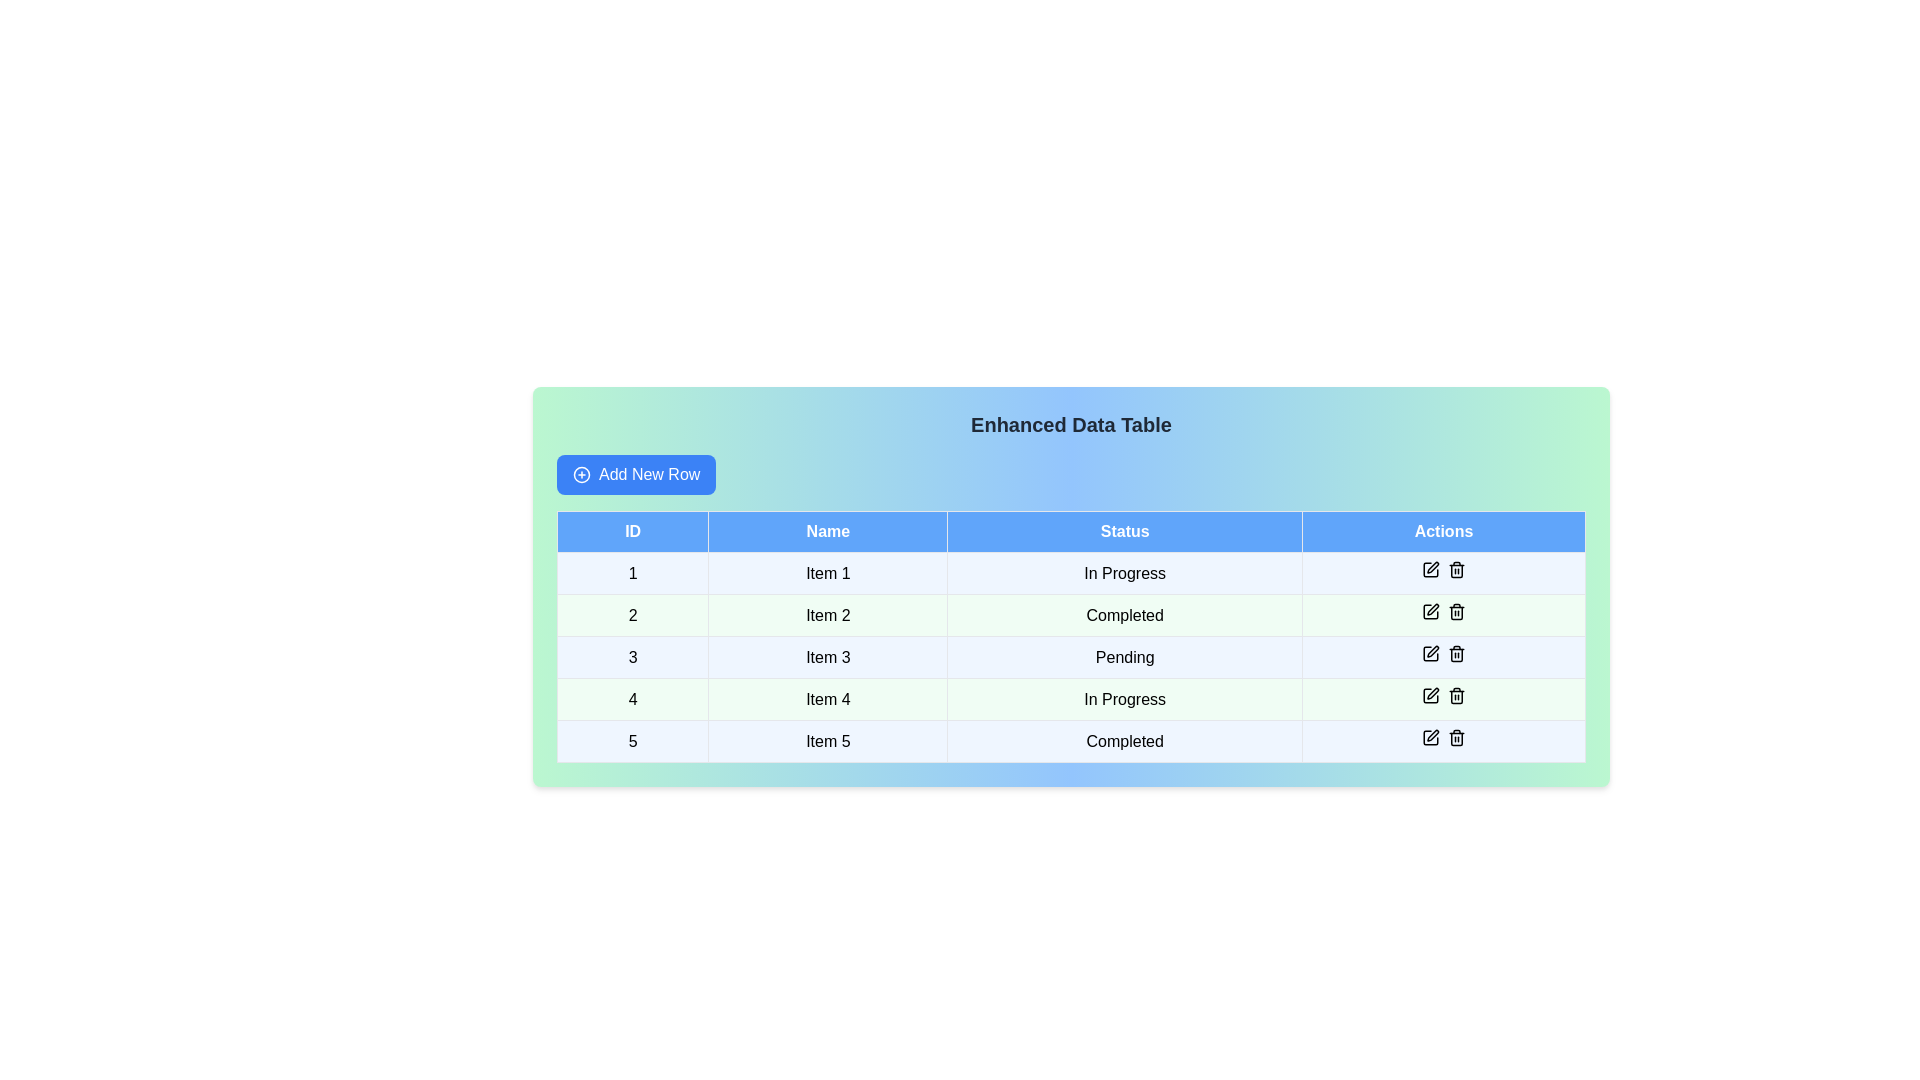  What do you see at coordinates (828, 698) in the screenshot?
I see `the table cell containing the text 'Item 4', located in the second column of the fourth row, which has a light green background and black text` at bounding box center [828, 698].